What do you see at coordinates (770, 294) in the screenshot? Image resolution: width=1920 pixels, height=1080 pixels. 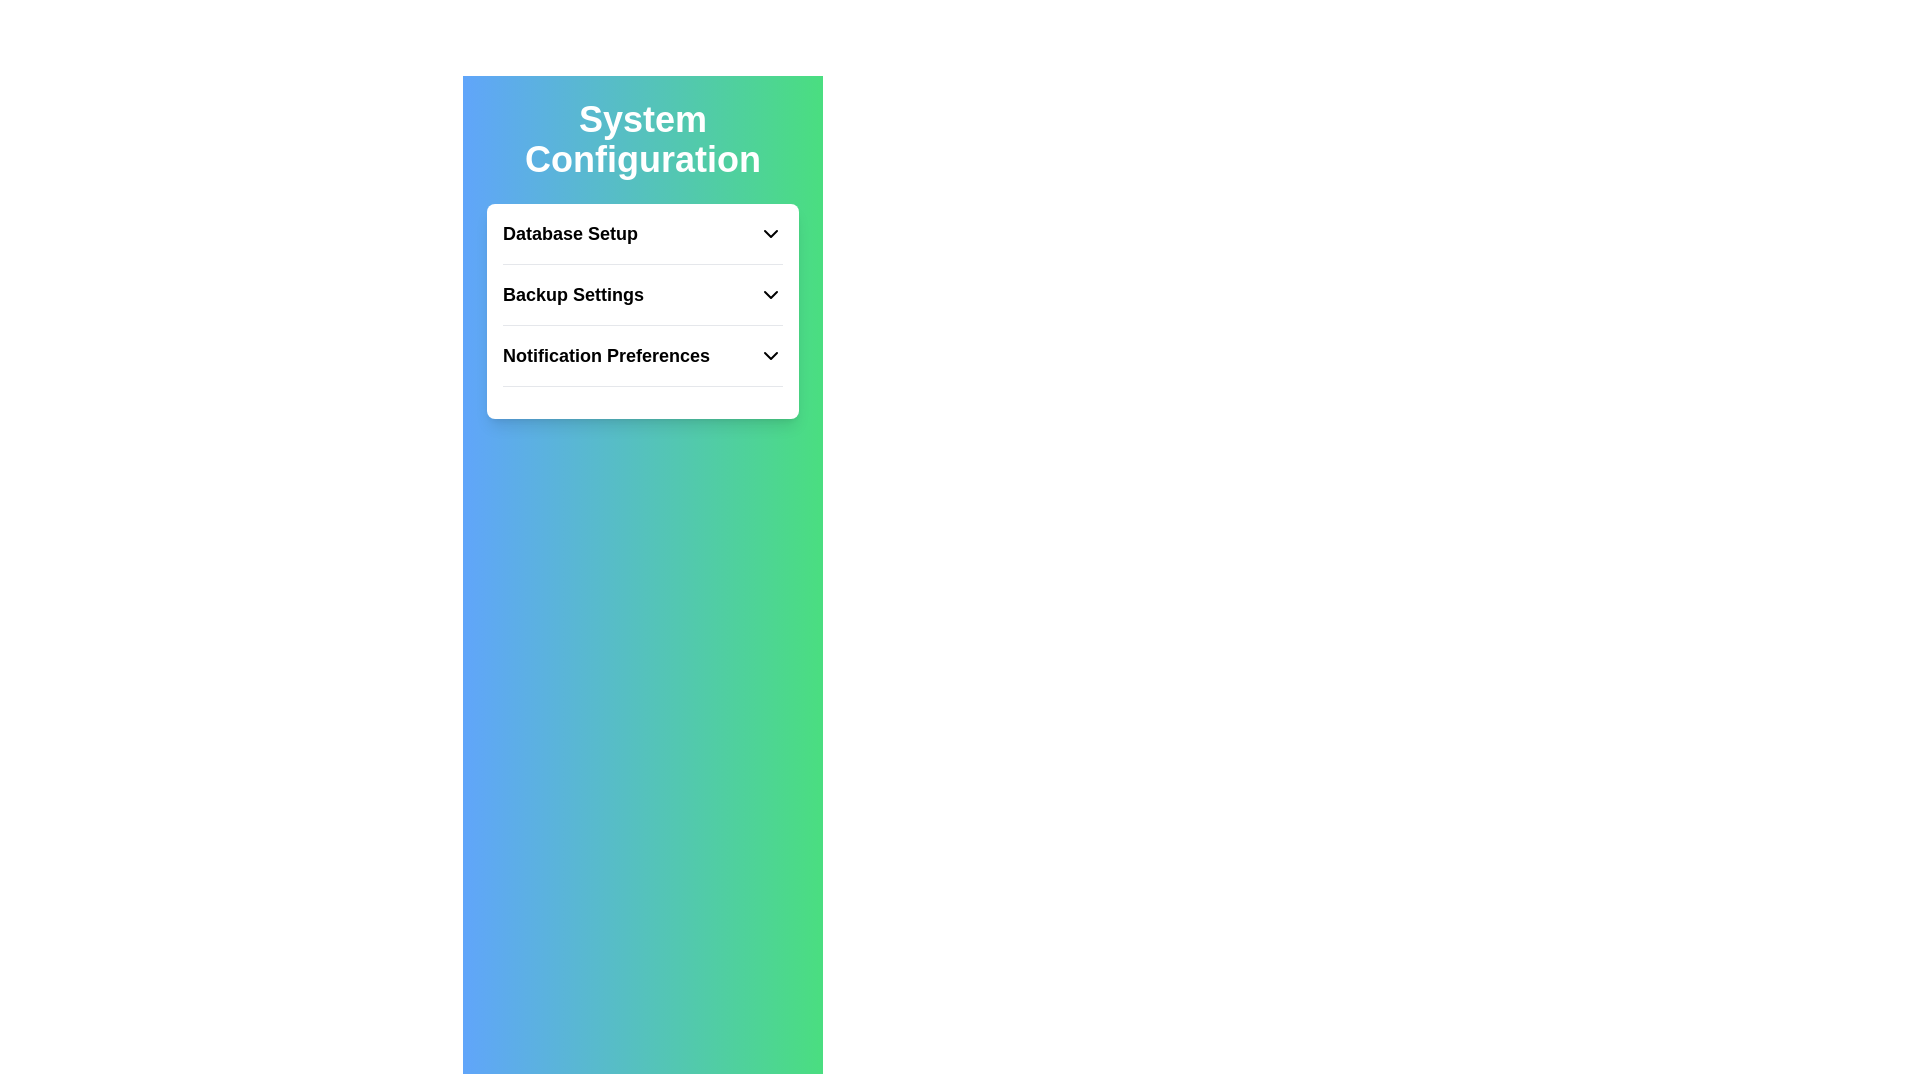 I see `the chevron icon located on the right side of the 'Backup Settings' menu item` at bounding box center [770, 294].